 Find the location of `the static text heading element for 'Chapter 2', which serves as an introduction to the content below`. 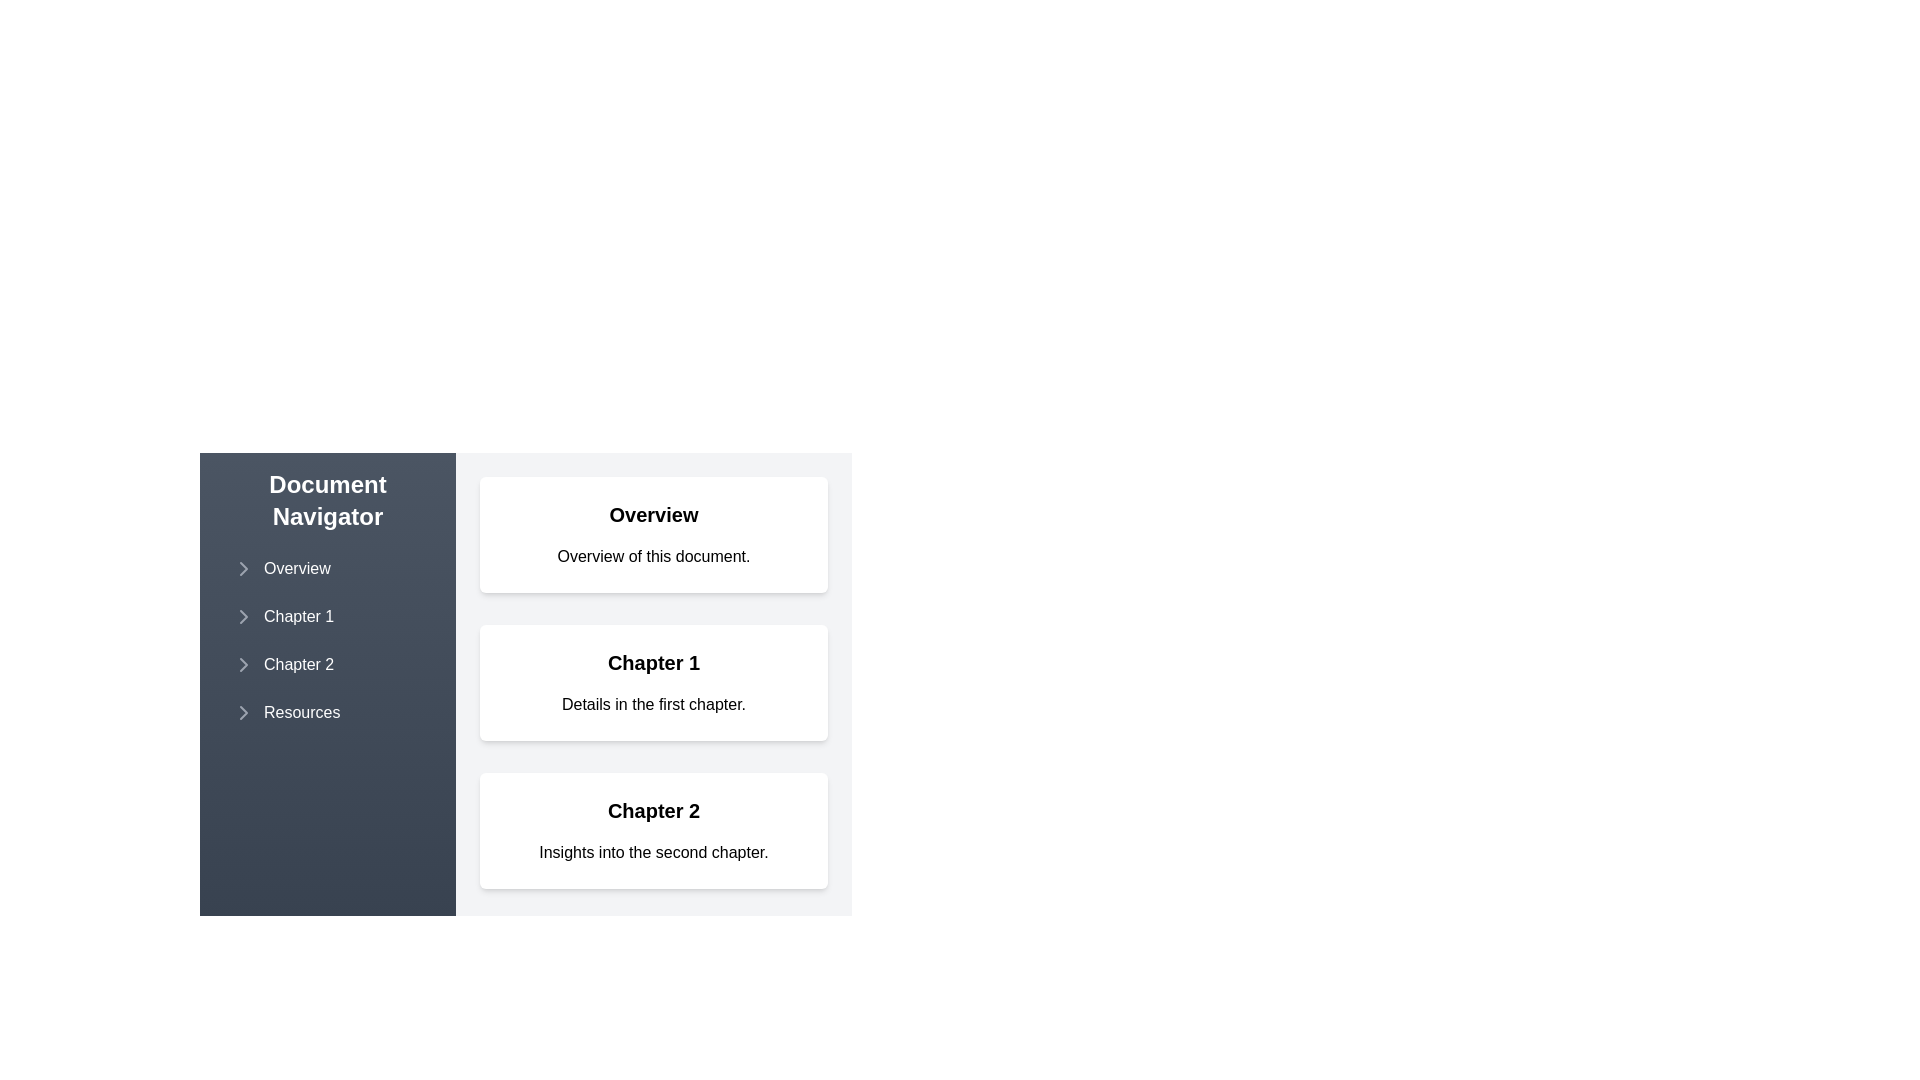

the static text heading element for 'Chapter 2', which serves as an introduction to the content below is located at coordinates (653, 810).